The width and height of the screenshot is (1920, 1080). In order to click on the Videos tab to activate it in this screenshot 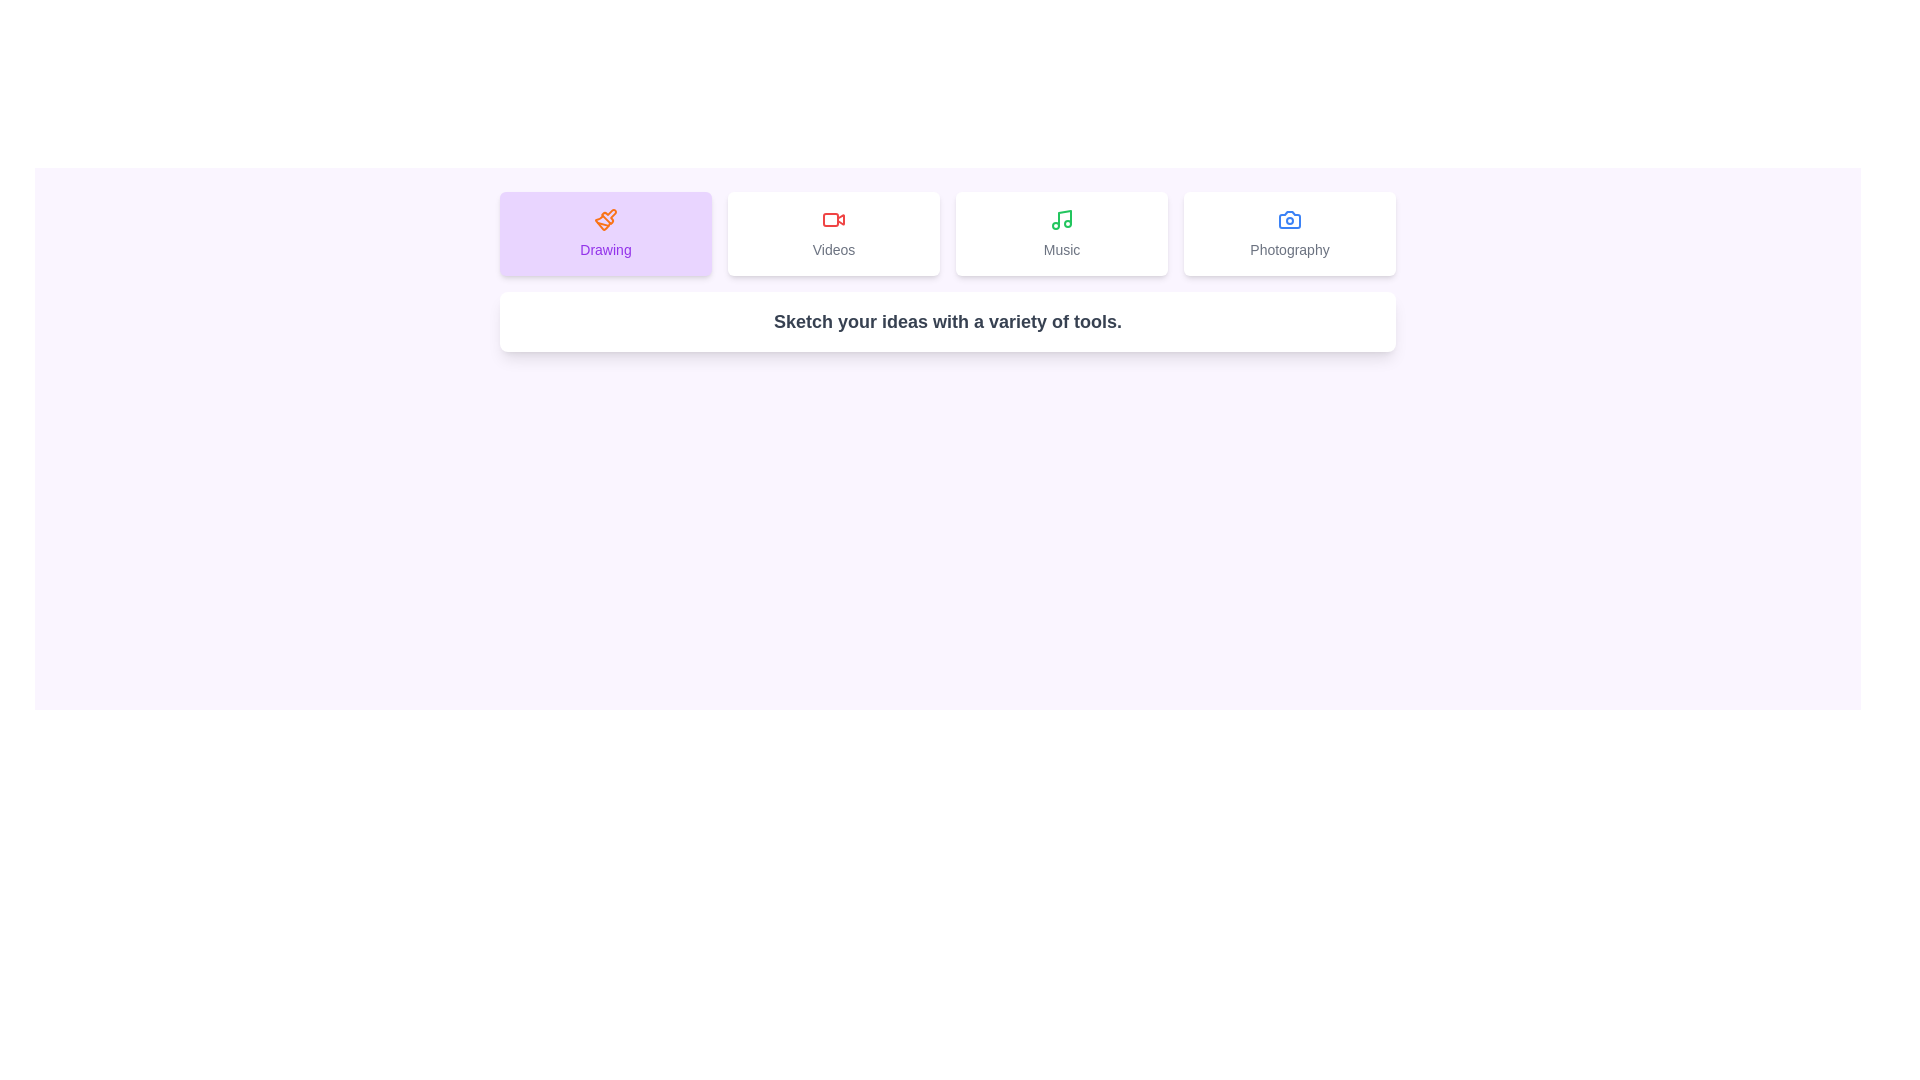, I will do `click(834, 233)`.